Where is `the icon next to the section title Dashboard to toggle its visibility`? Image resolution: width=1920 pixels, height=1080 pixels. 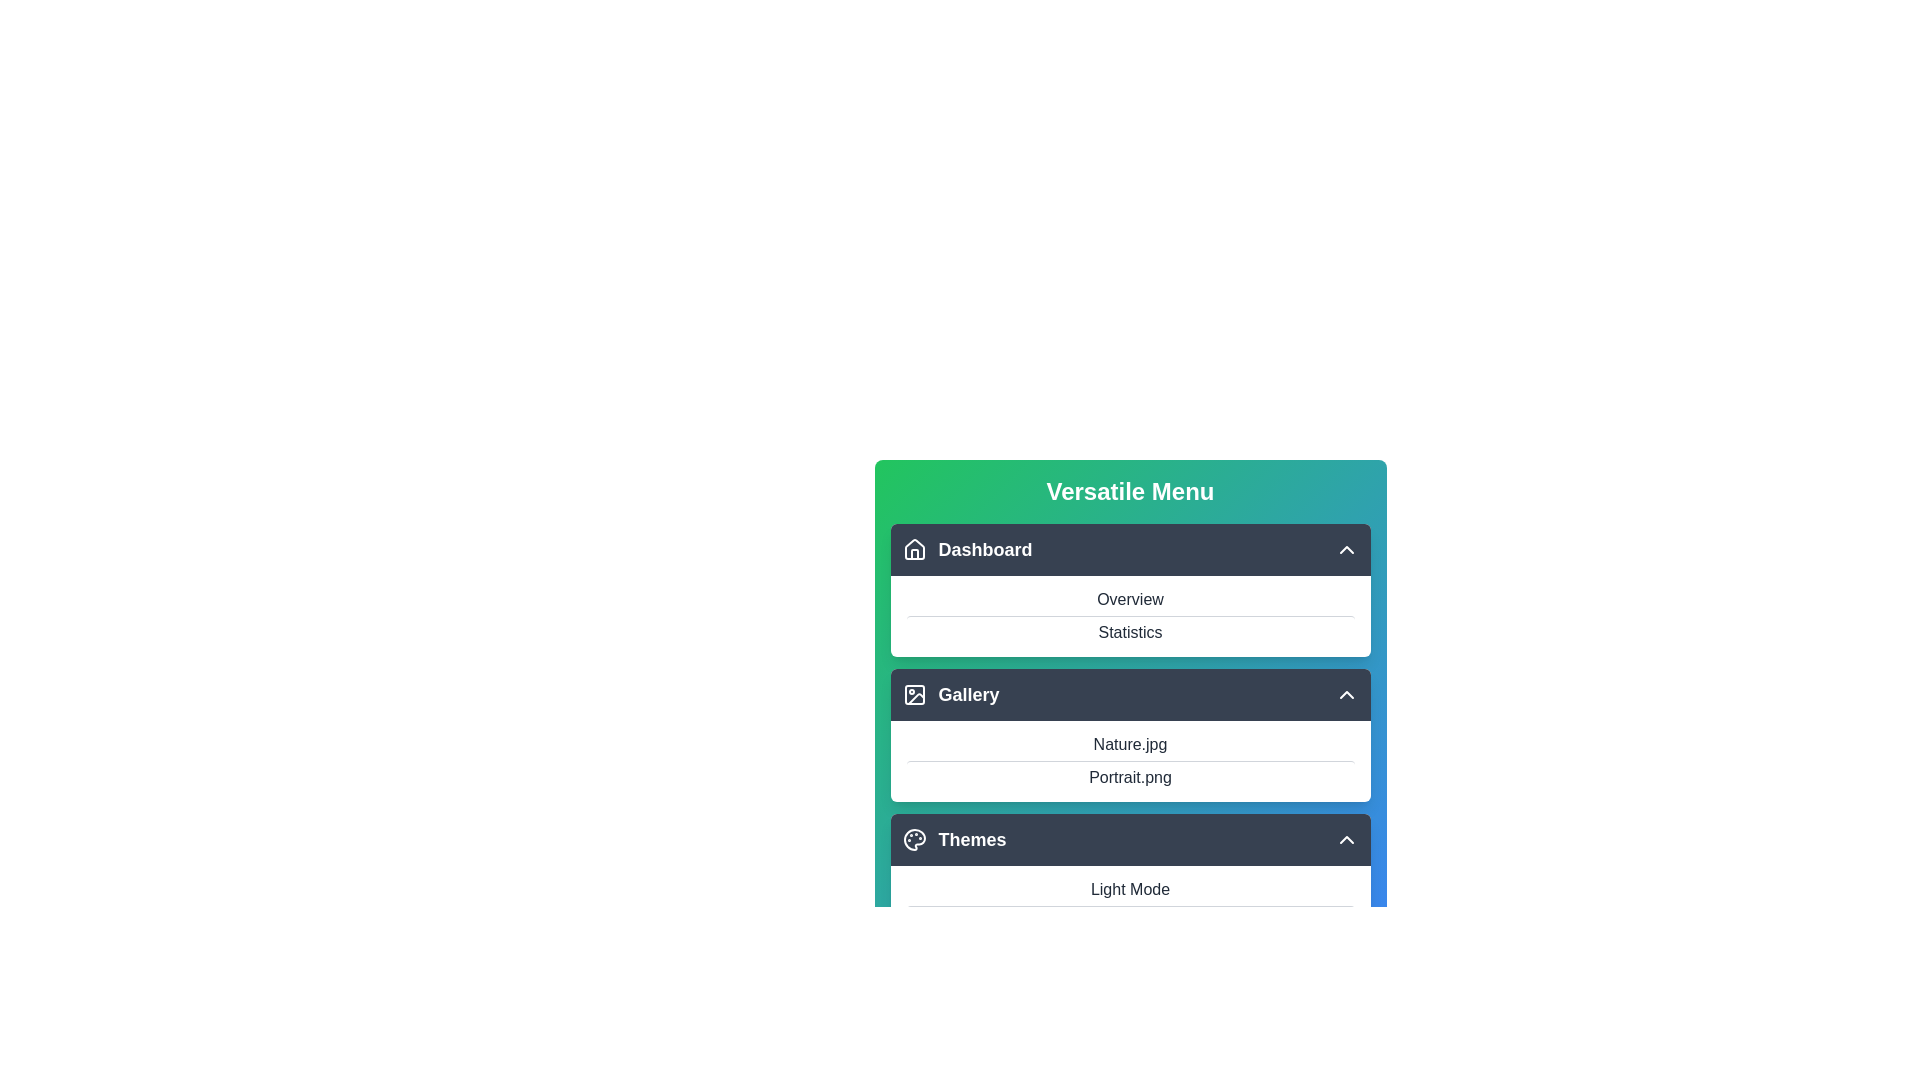
the icon next to the section title Dashboard to toggle its visibility is located at coordinates (913, 550).